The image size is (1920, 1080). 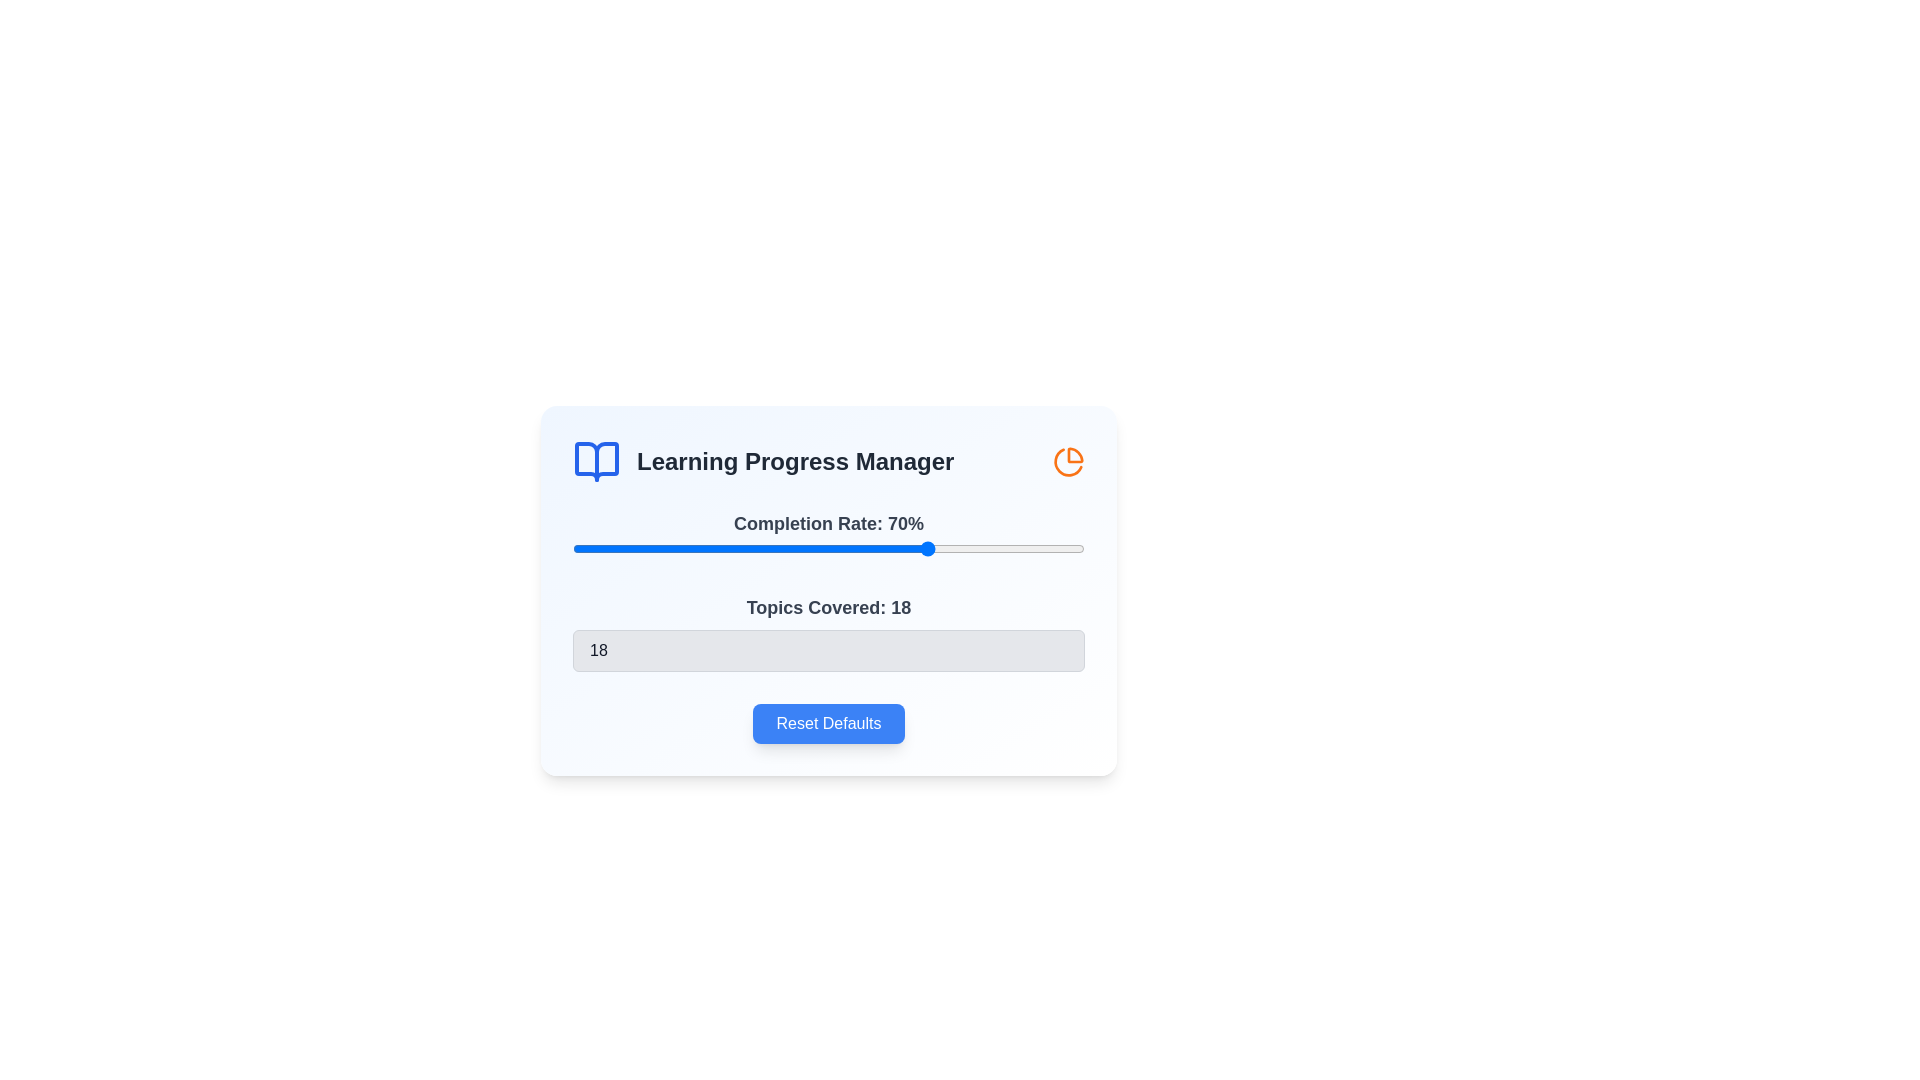 I want to click on the number of topics covered to 30 by entering the value in the input box, so click(x=829, y=651).